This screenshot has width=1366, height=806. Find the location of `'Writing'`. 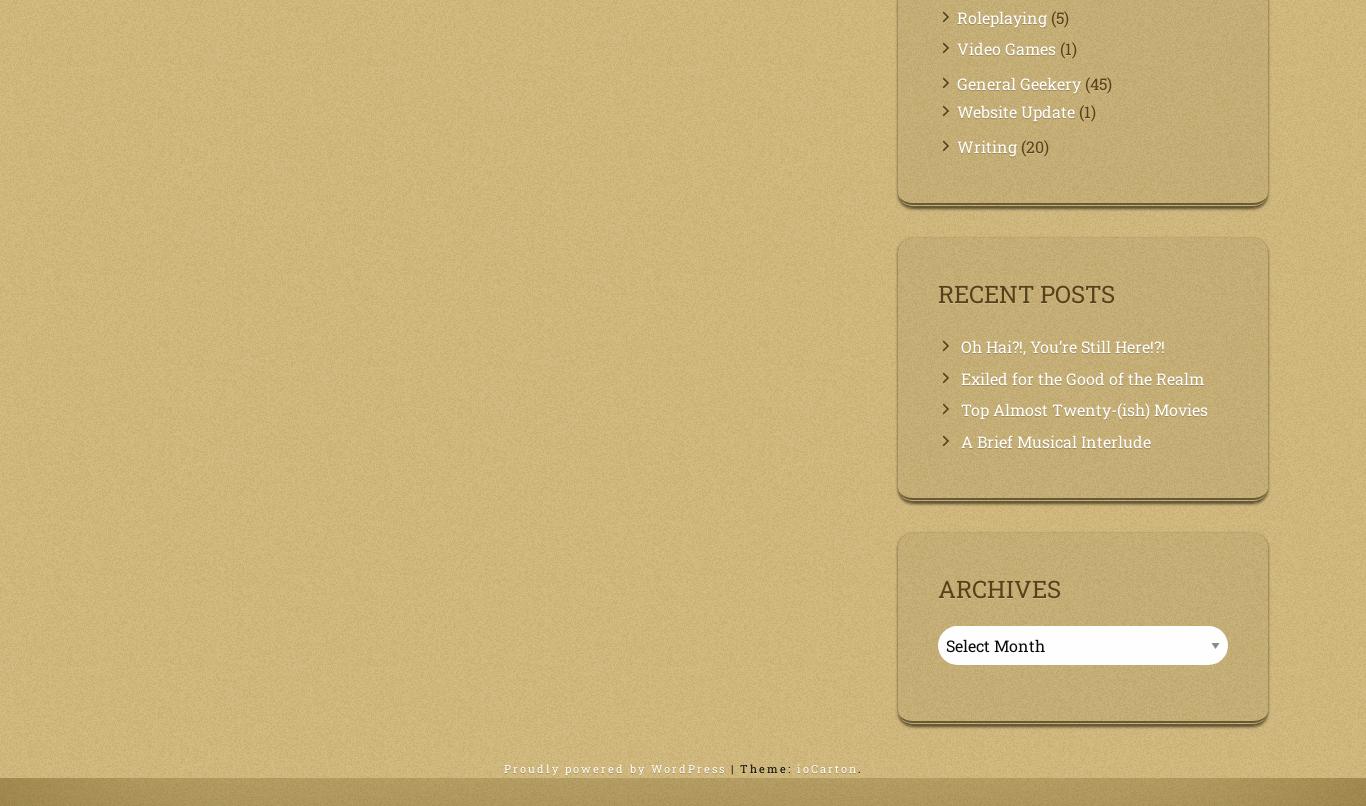

'Writing' is located at coordinates (957, 146).